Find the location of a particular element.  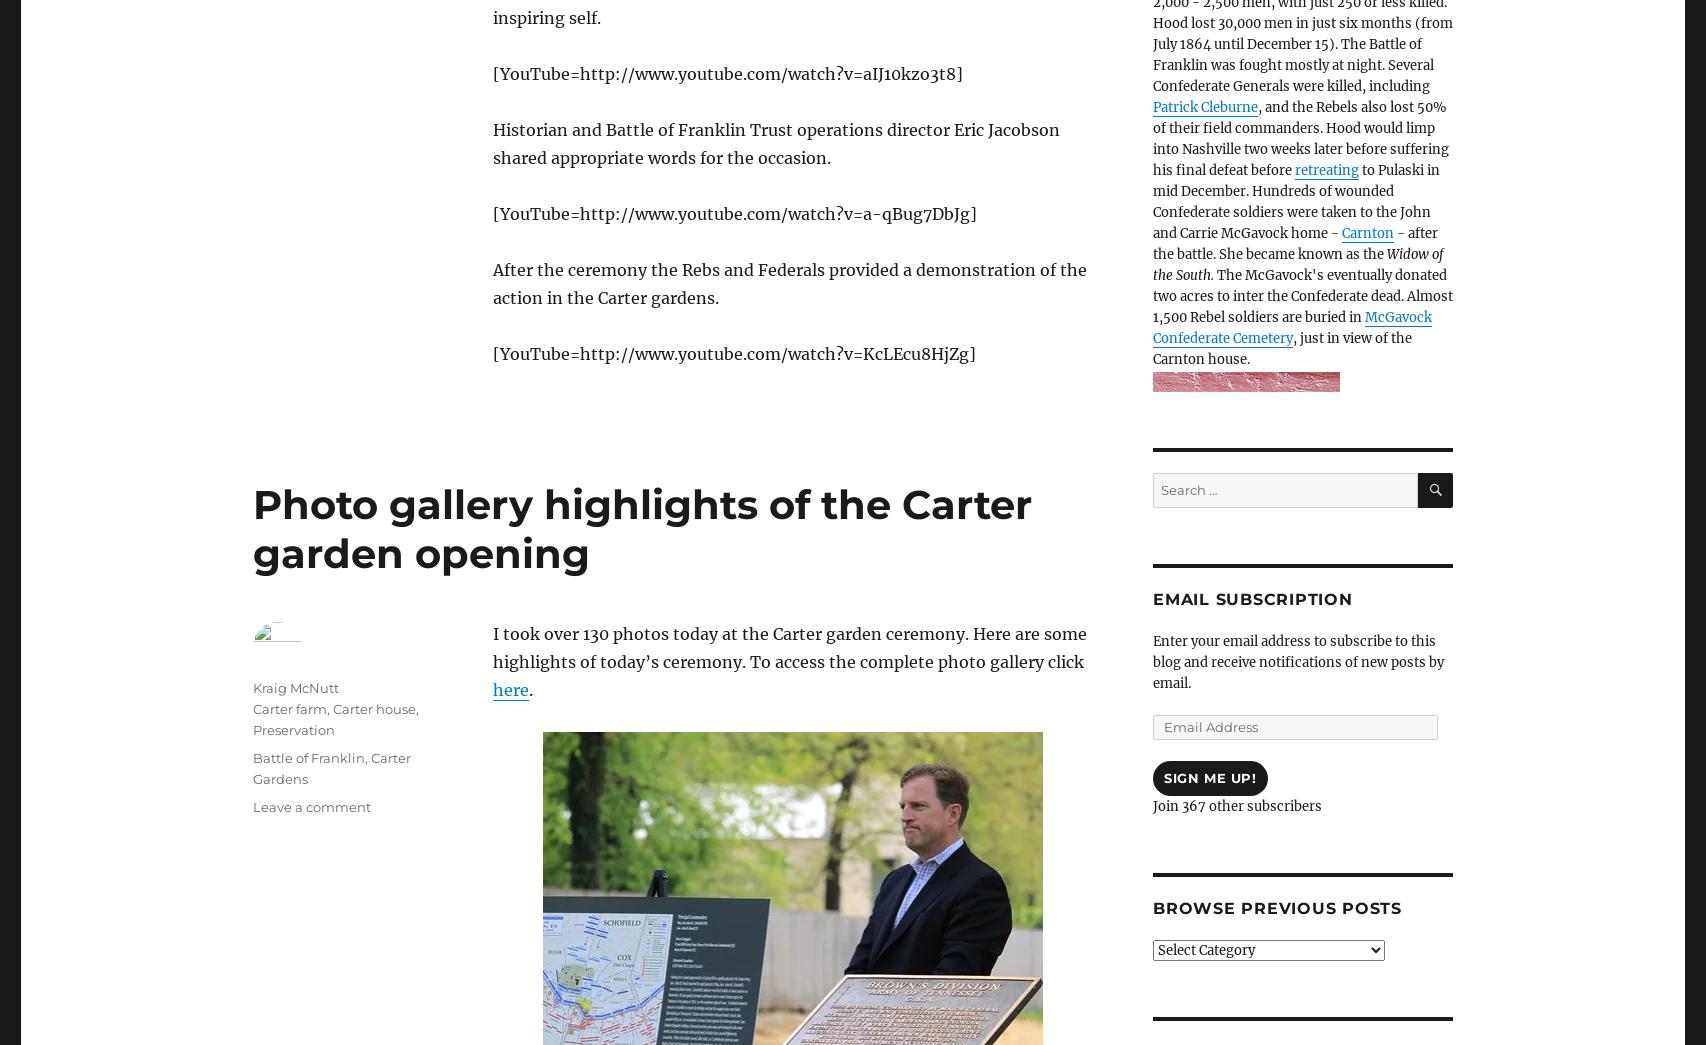

'Widow of the South.' is located at coordinates (1296, 264).